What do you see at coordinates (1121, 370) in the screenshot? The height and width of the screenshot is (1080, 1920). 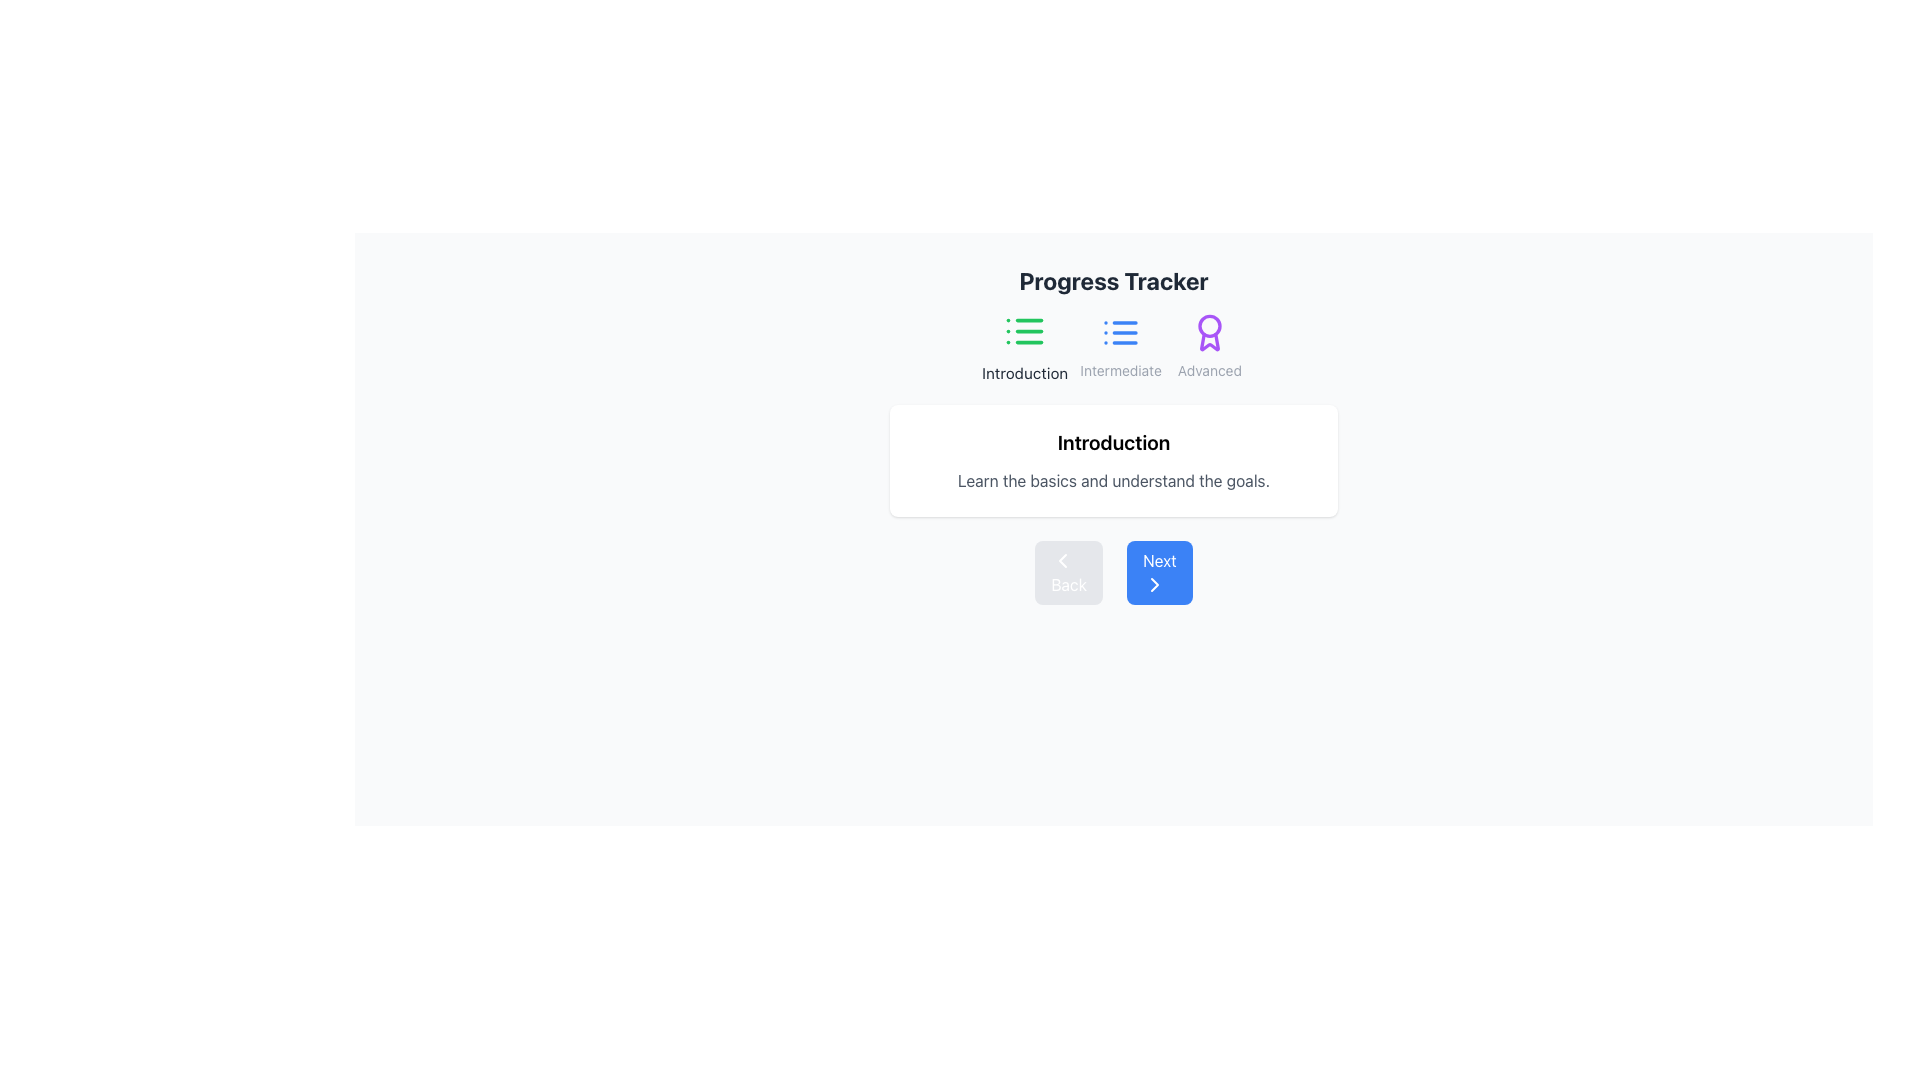 I see `the text label reading 'Intermediate', which is the second label in the horizontal sequence under the 'Progress Tracker' header` at bounding box center [1121, 370].